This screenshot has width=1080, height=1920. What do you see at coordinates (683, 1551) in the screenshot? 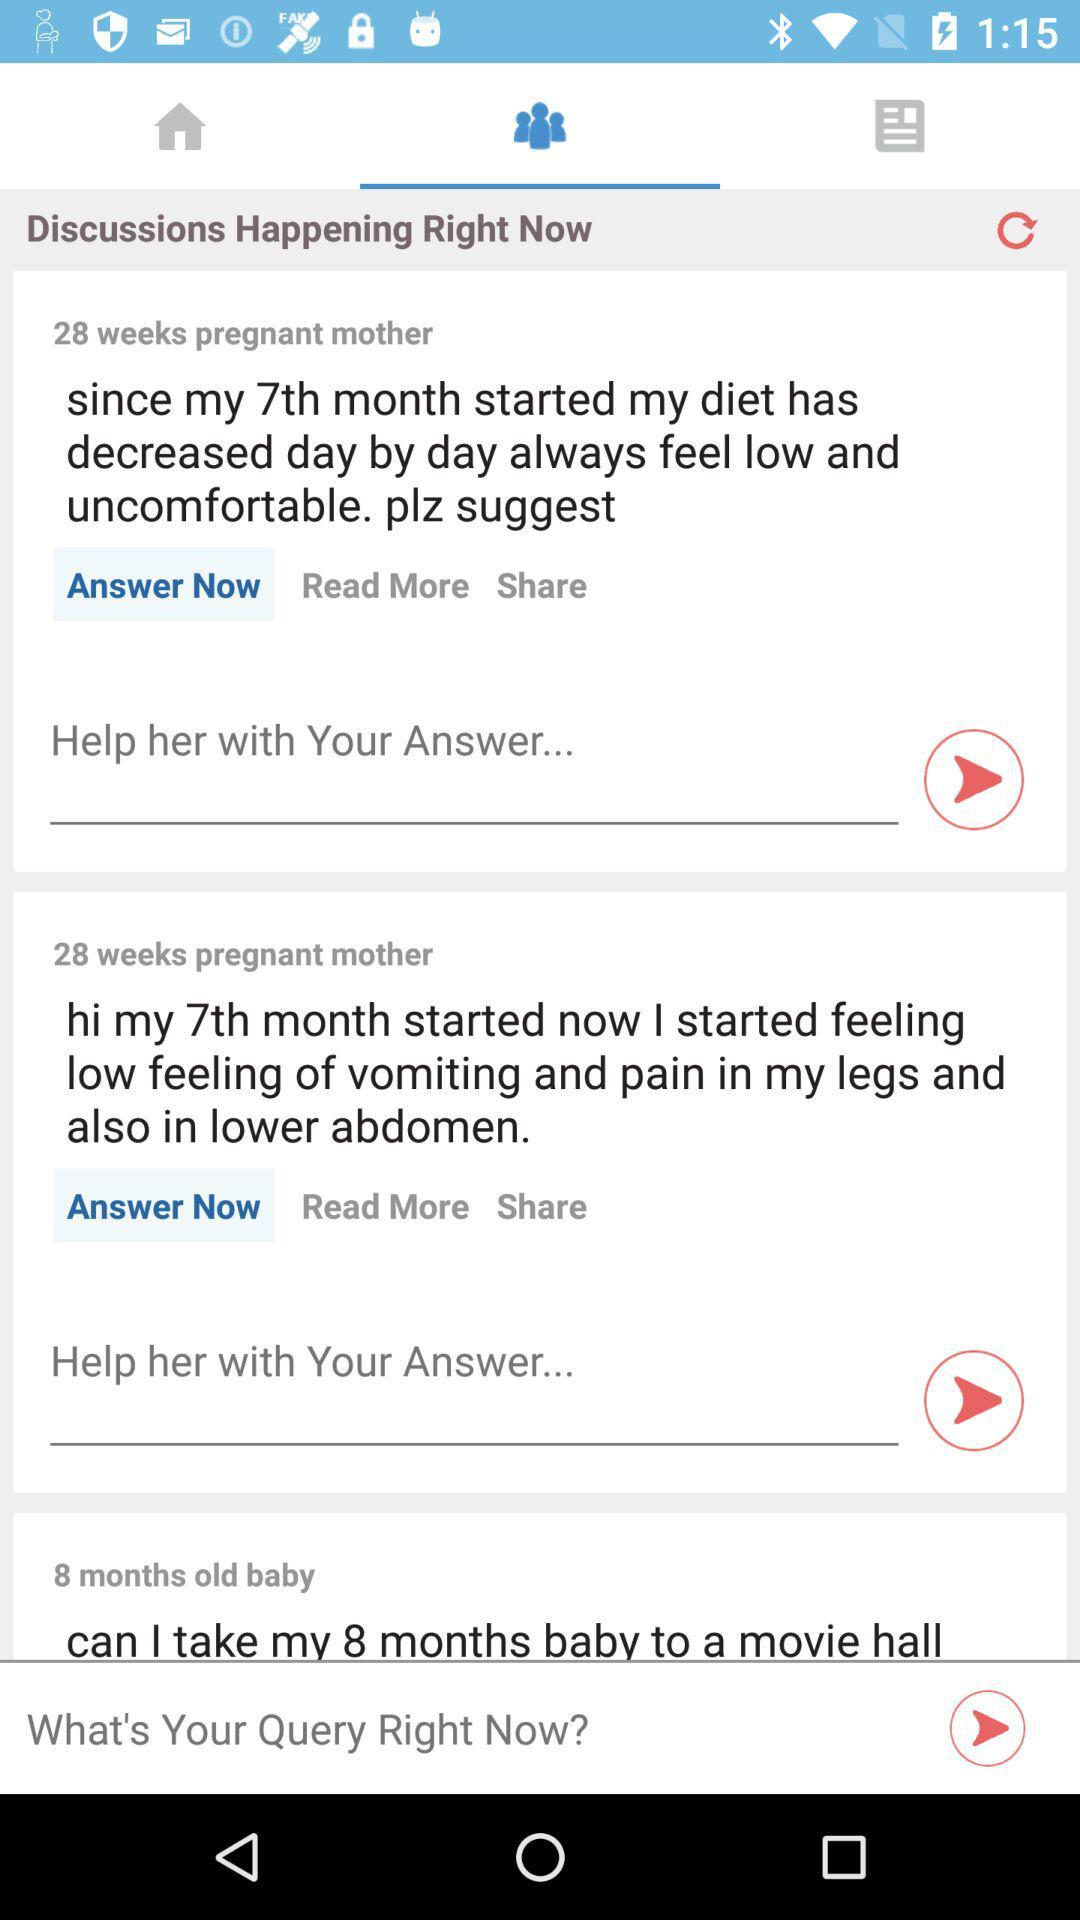
I see `the item above the can i take` at bounding box center [683, 1551].